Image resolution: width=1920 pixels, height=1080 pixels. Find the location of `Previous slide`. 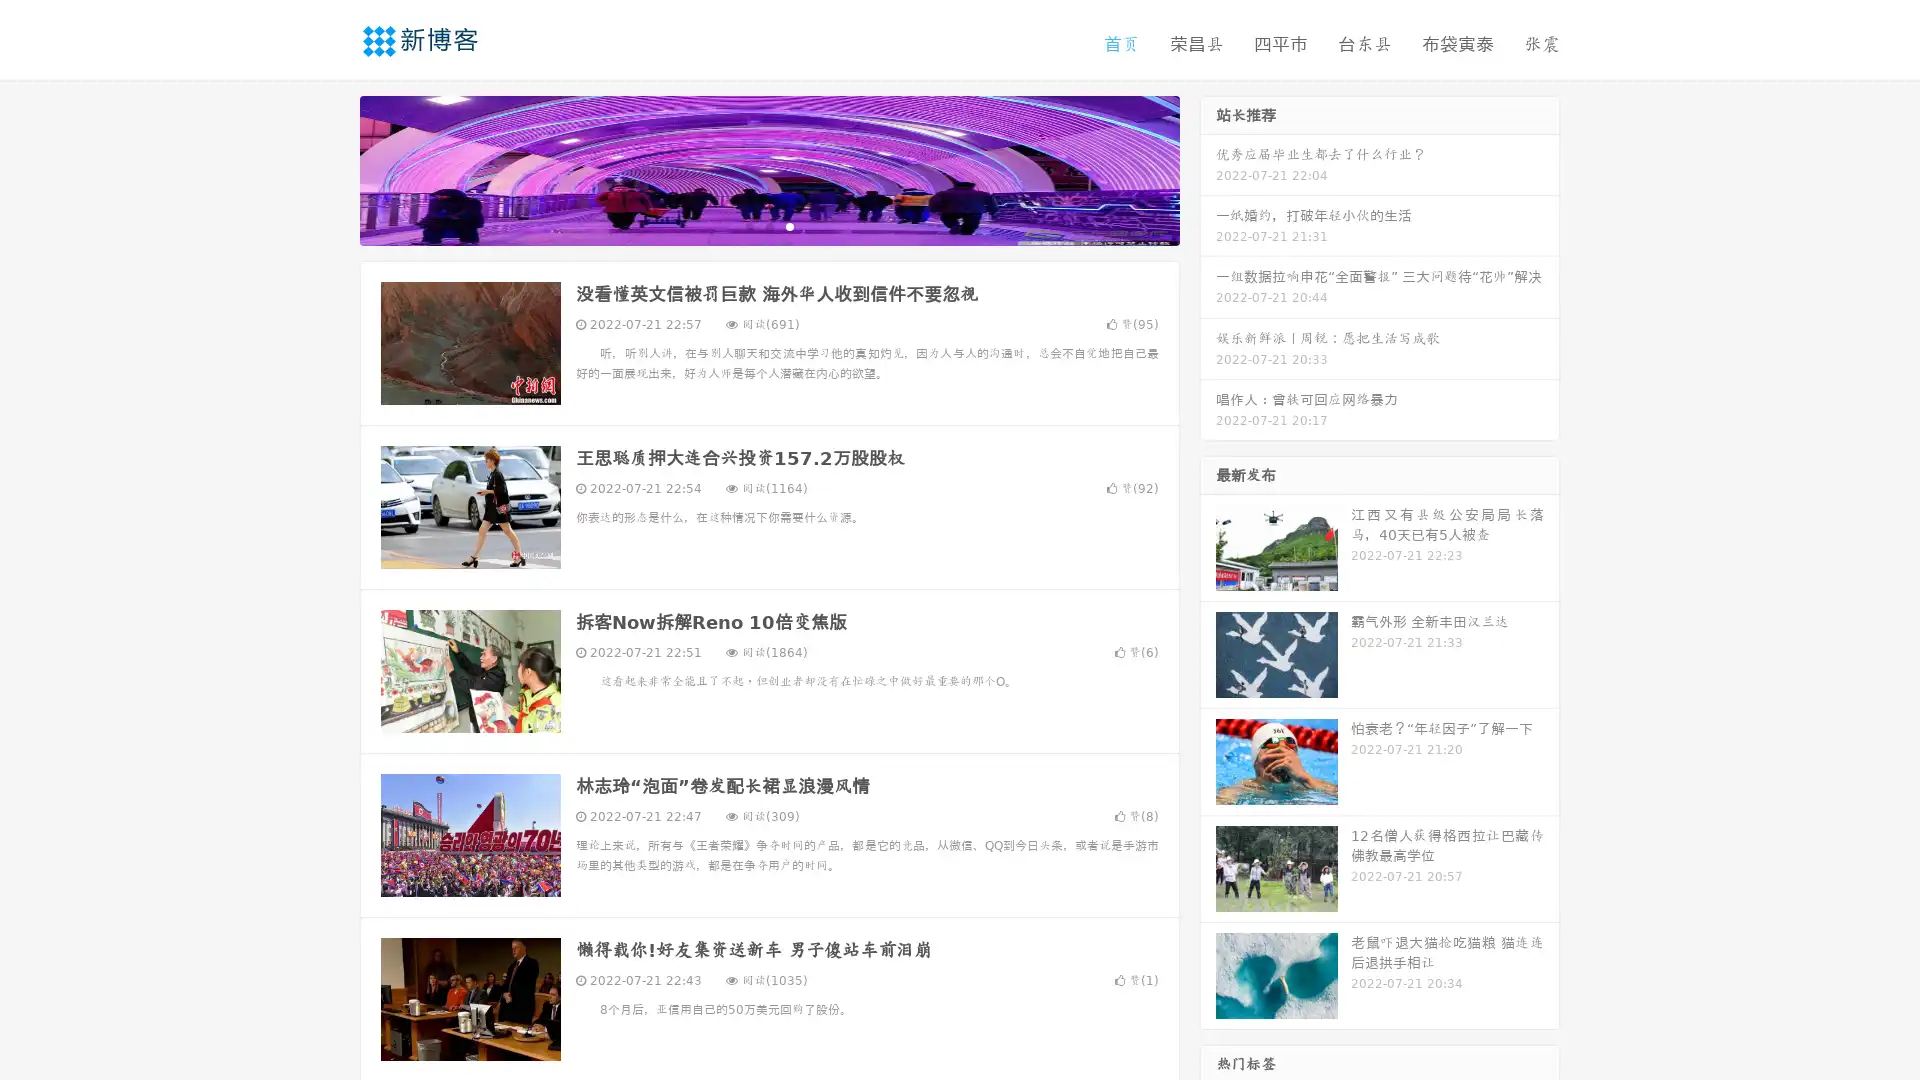

Previous slide is located at coordinates (330, 168).